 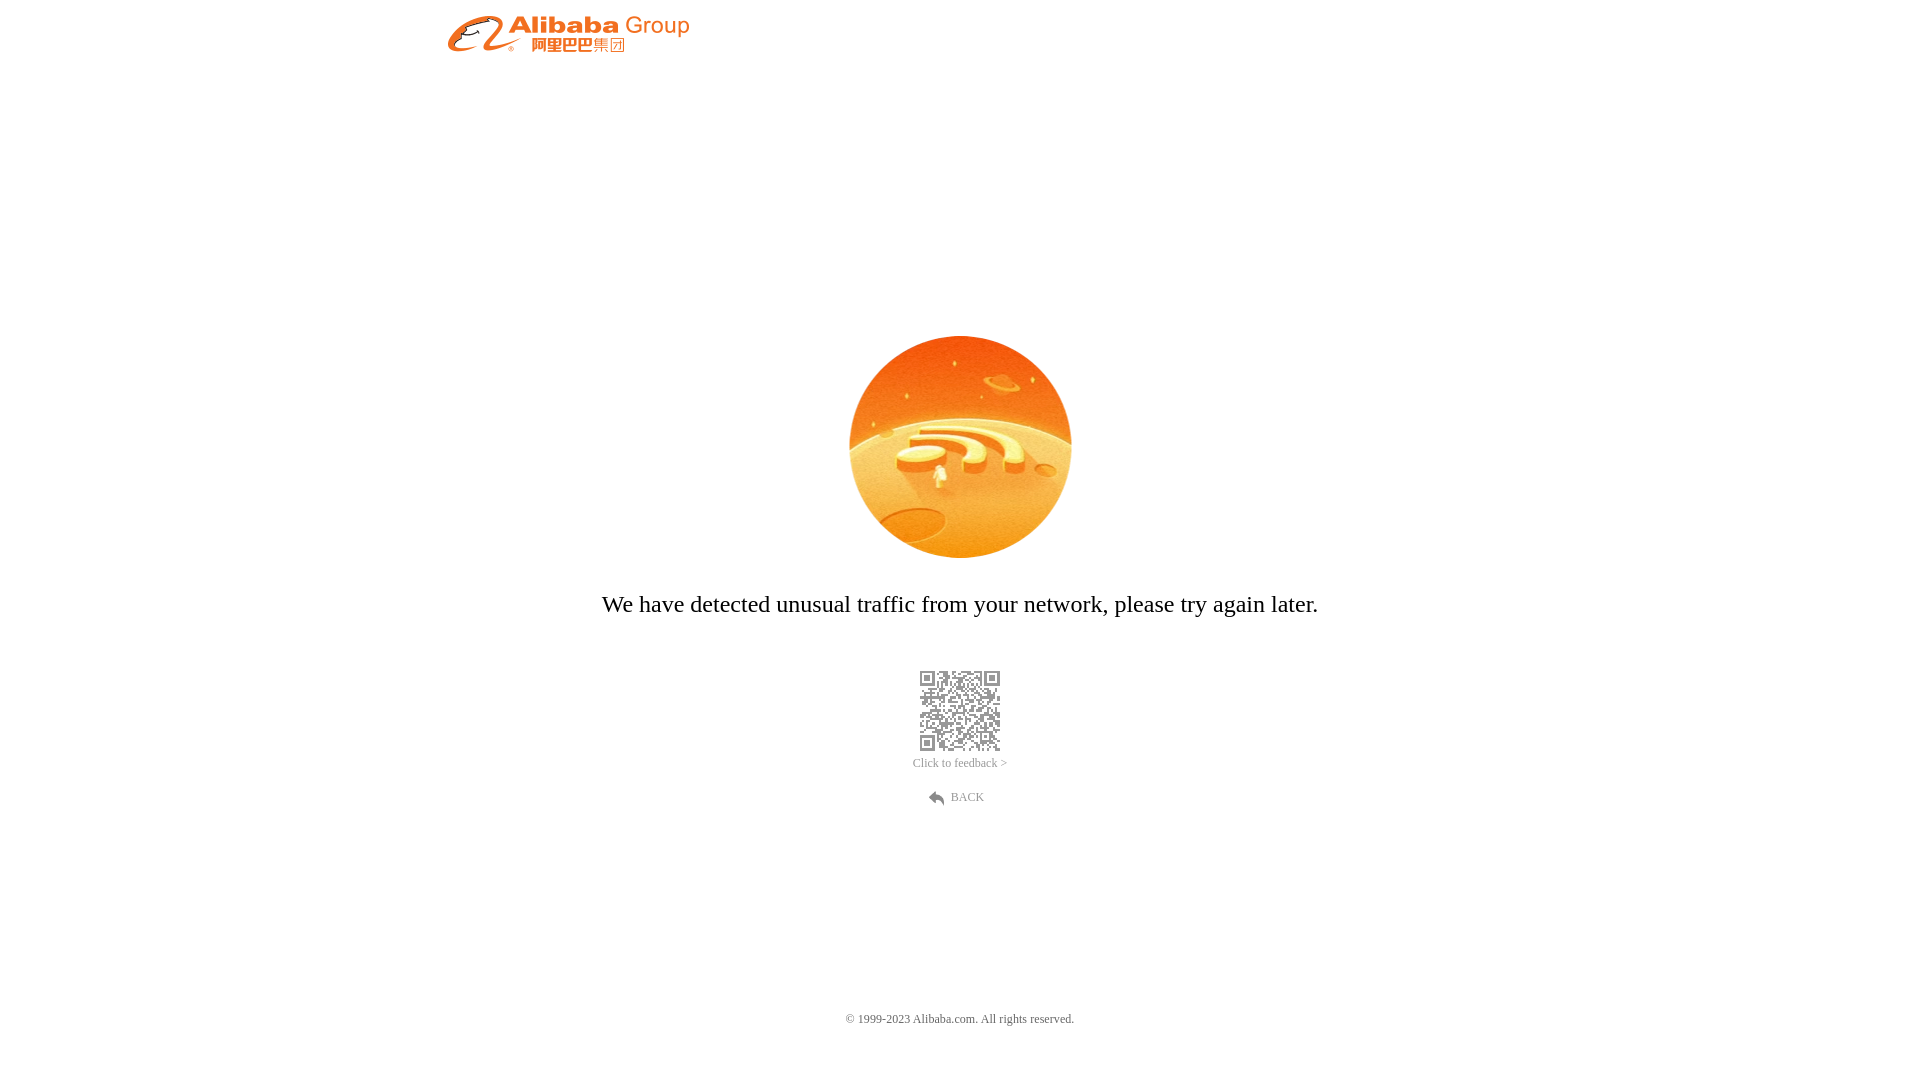 I want to click on 'BACK', so click(x=960, y=794).